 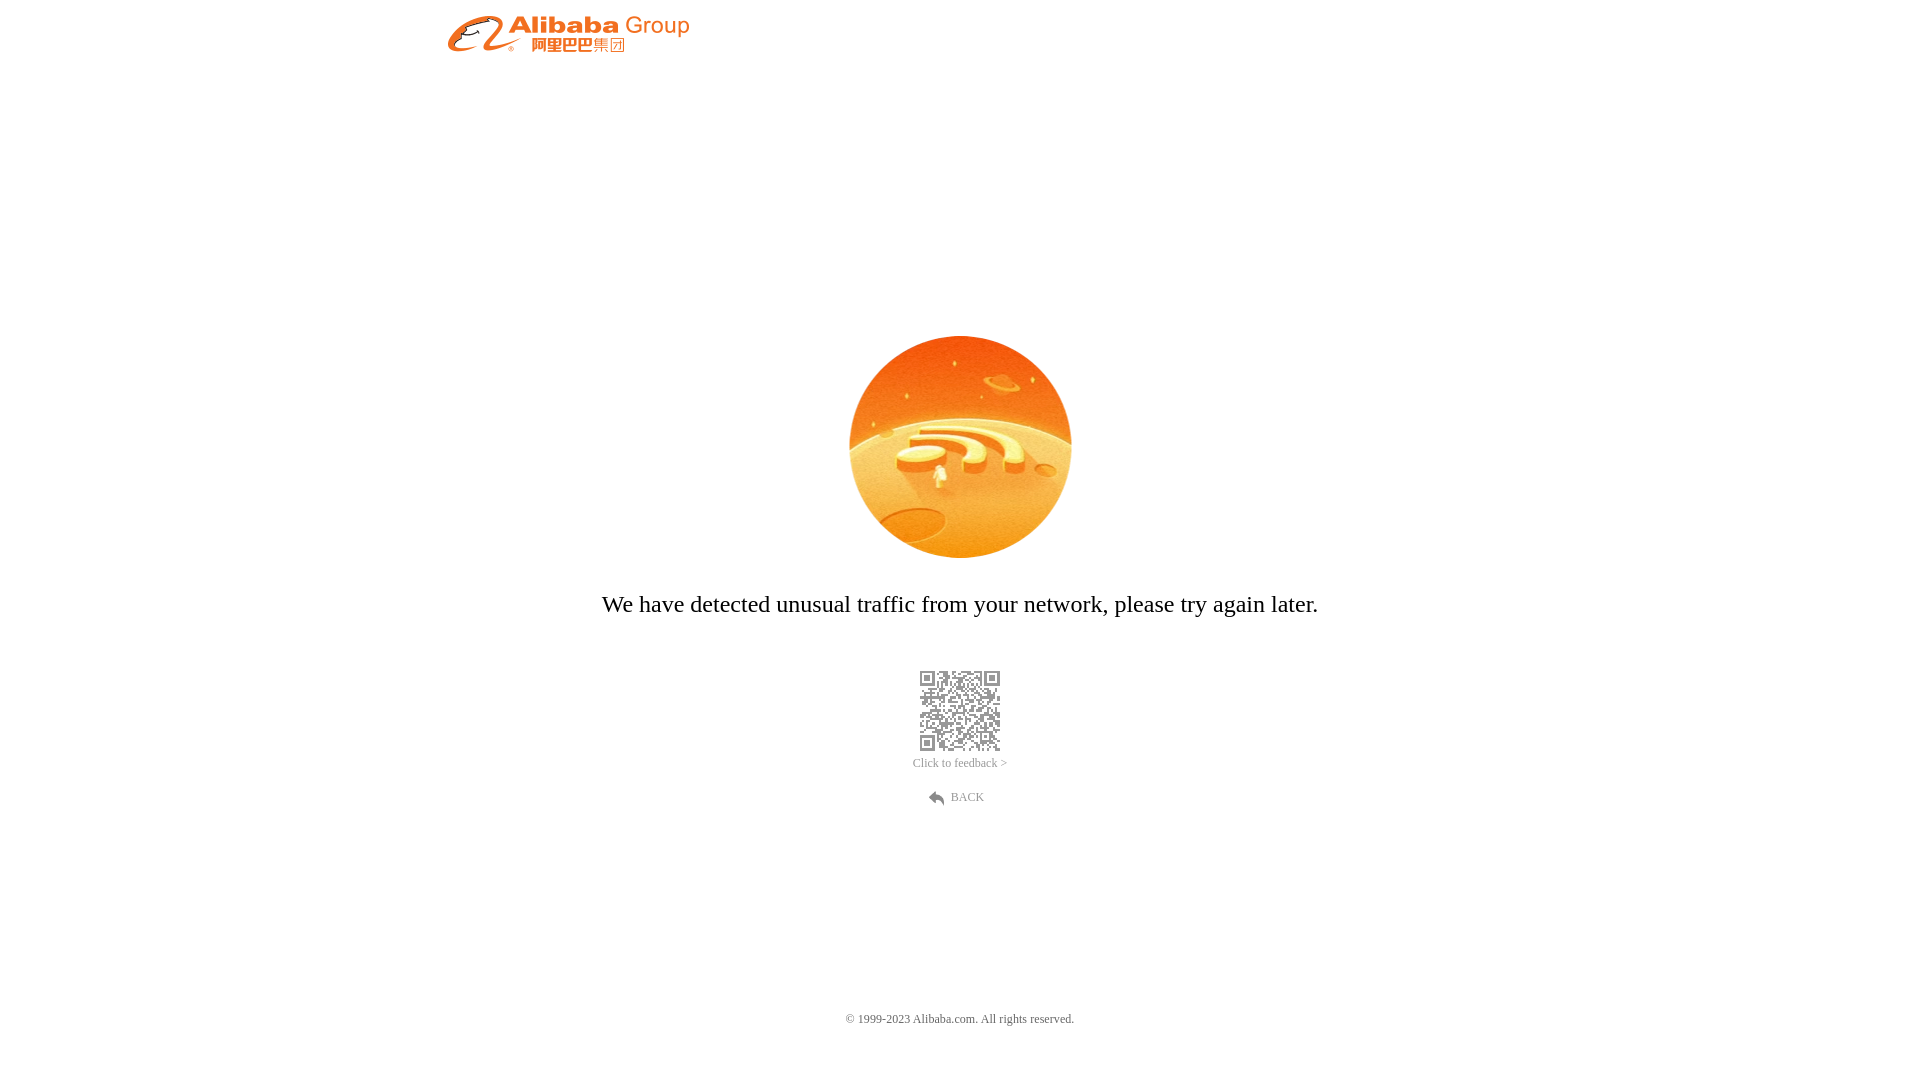 I want to click on 'BACK', so click(x=960, y=794).